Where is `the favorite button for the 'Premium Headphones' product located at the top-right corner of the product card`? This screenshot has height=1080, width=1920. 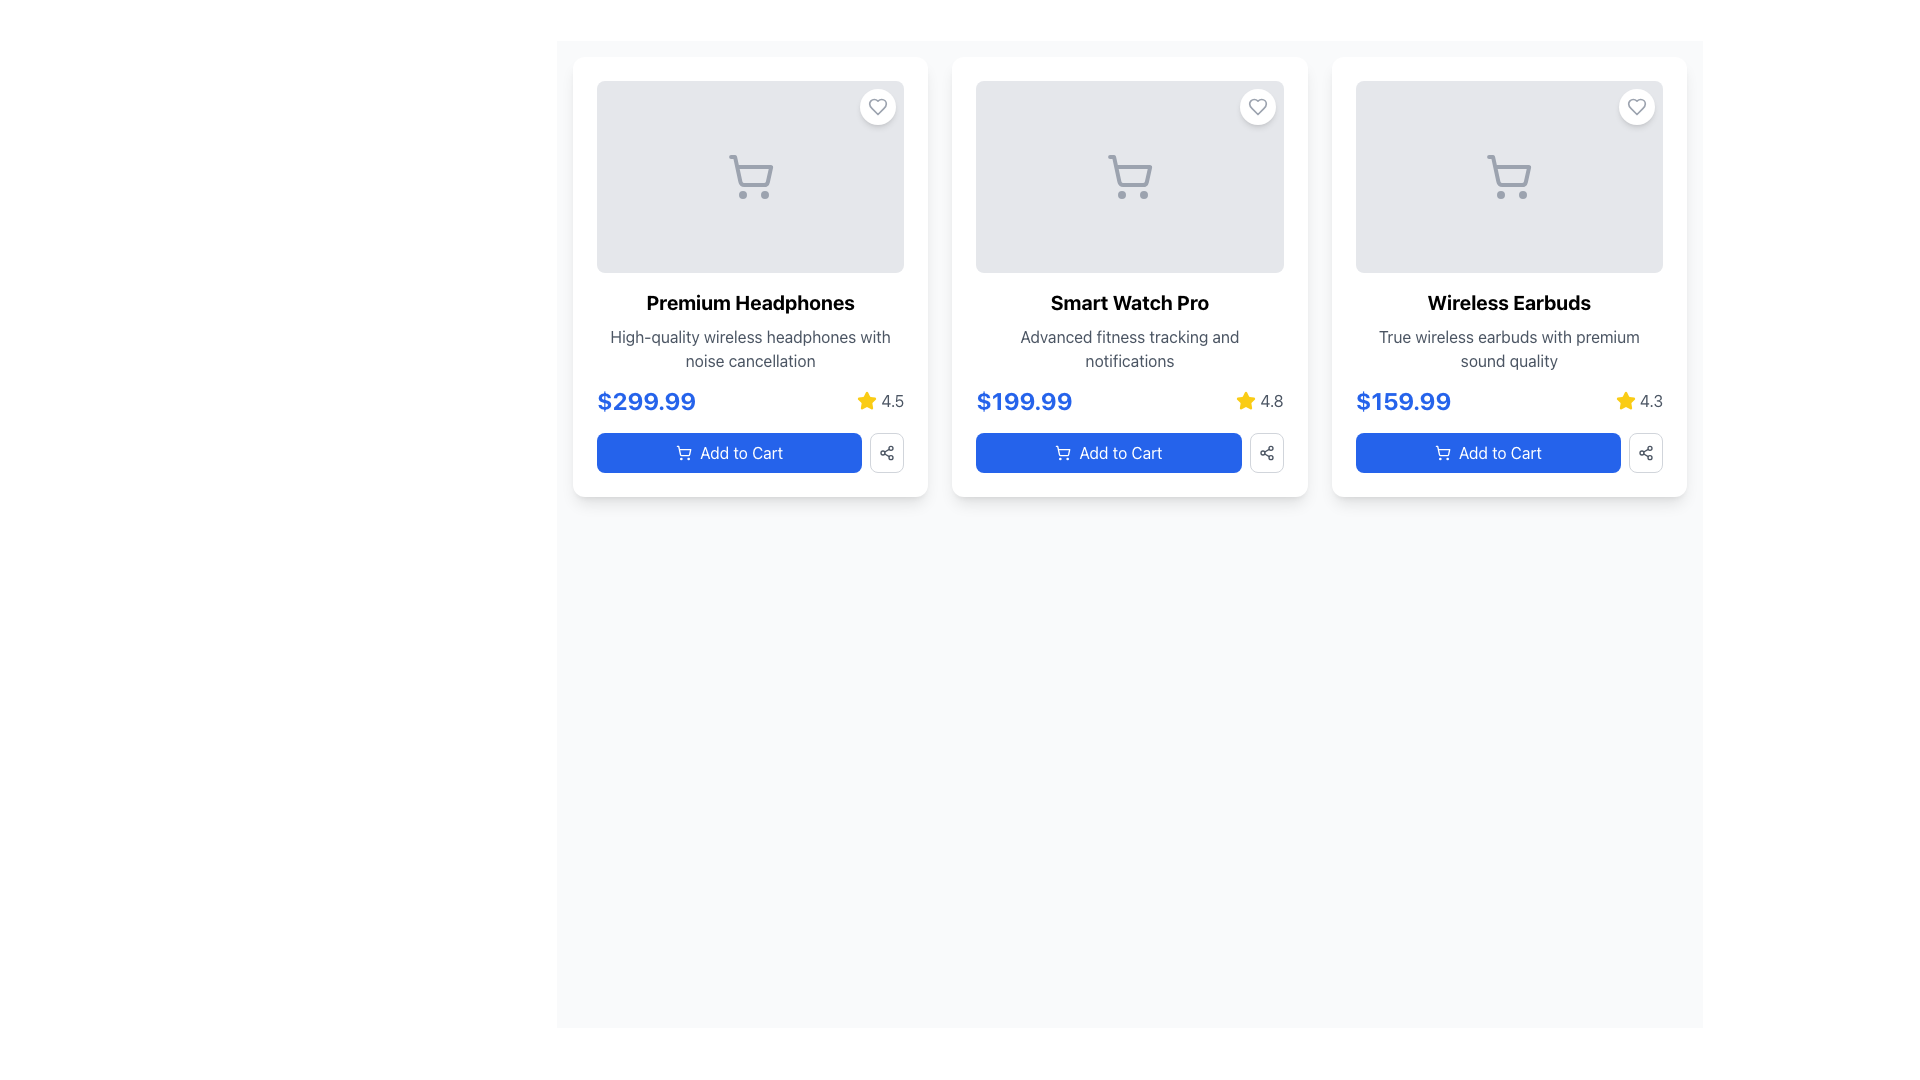
the favorite button for the 'Premium Headphones' product located at the top-right corner of the product card is located at coordinates (878, 107).